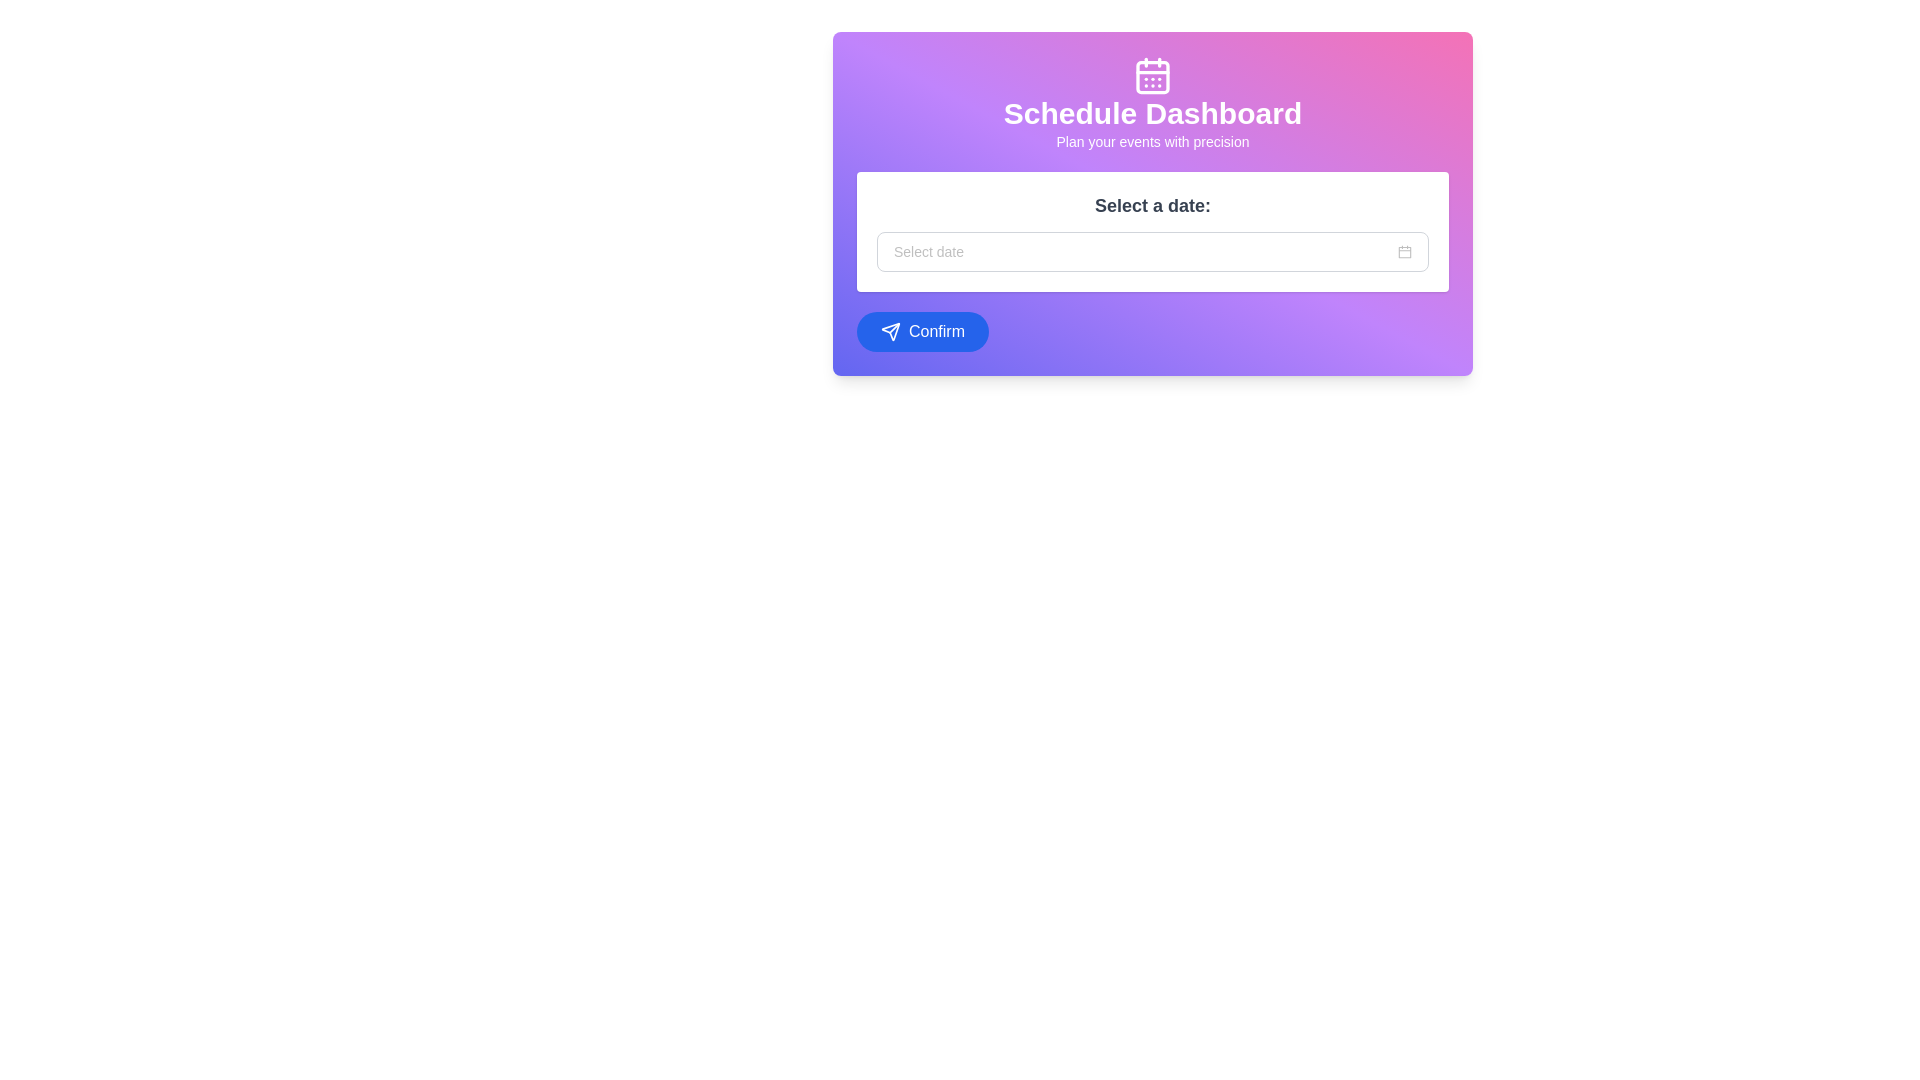 The height and width of the screenshot is (1080, 1920). Describe the element at coordinates (1152, 75) in the screenshot. I see `the calendar icon with a purple background and white outlines, located at the top center of the panel above the 'Schedule Dashboard' heading` at that location.